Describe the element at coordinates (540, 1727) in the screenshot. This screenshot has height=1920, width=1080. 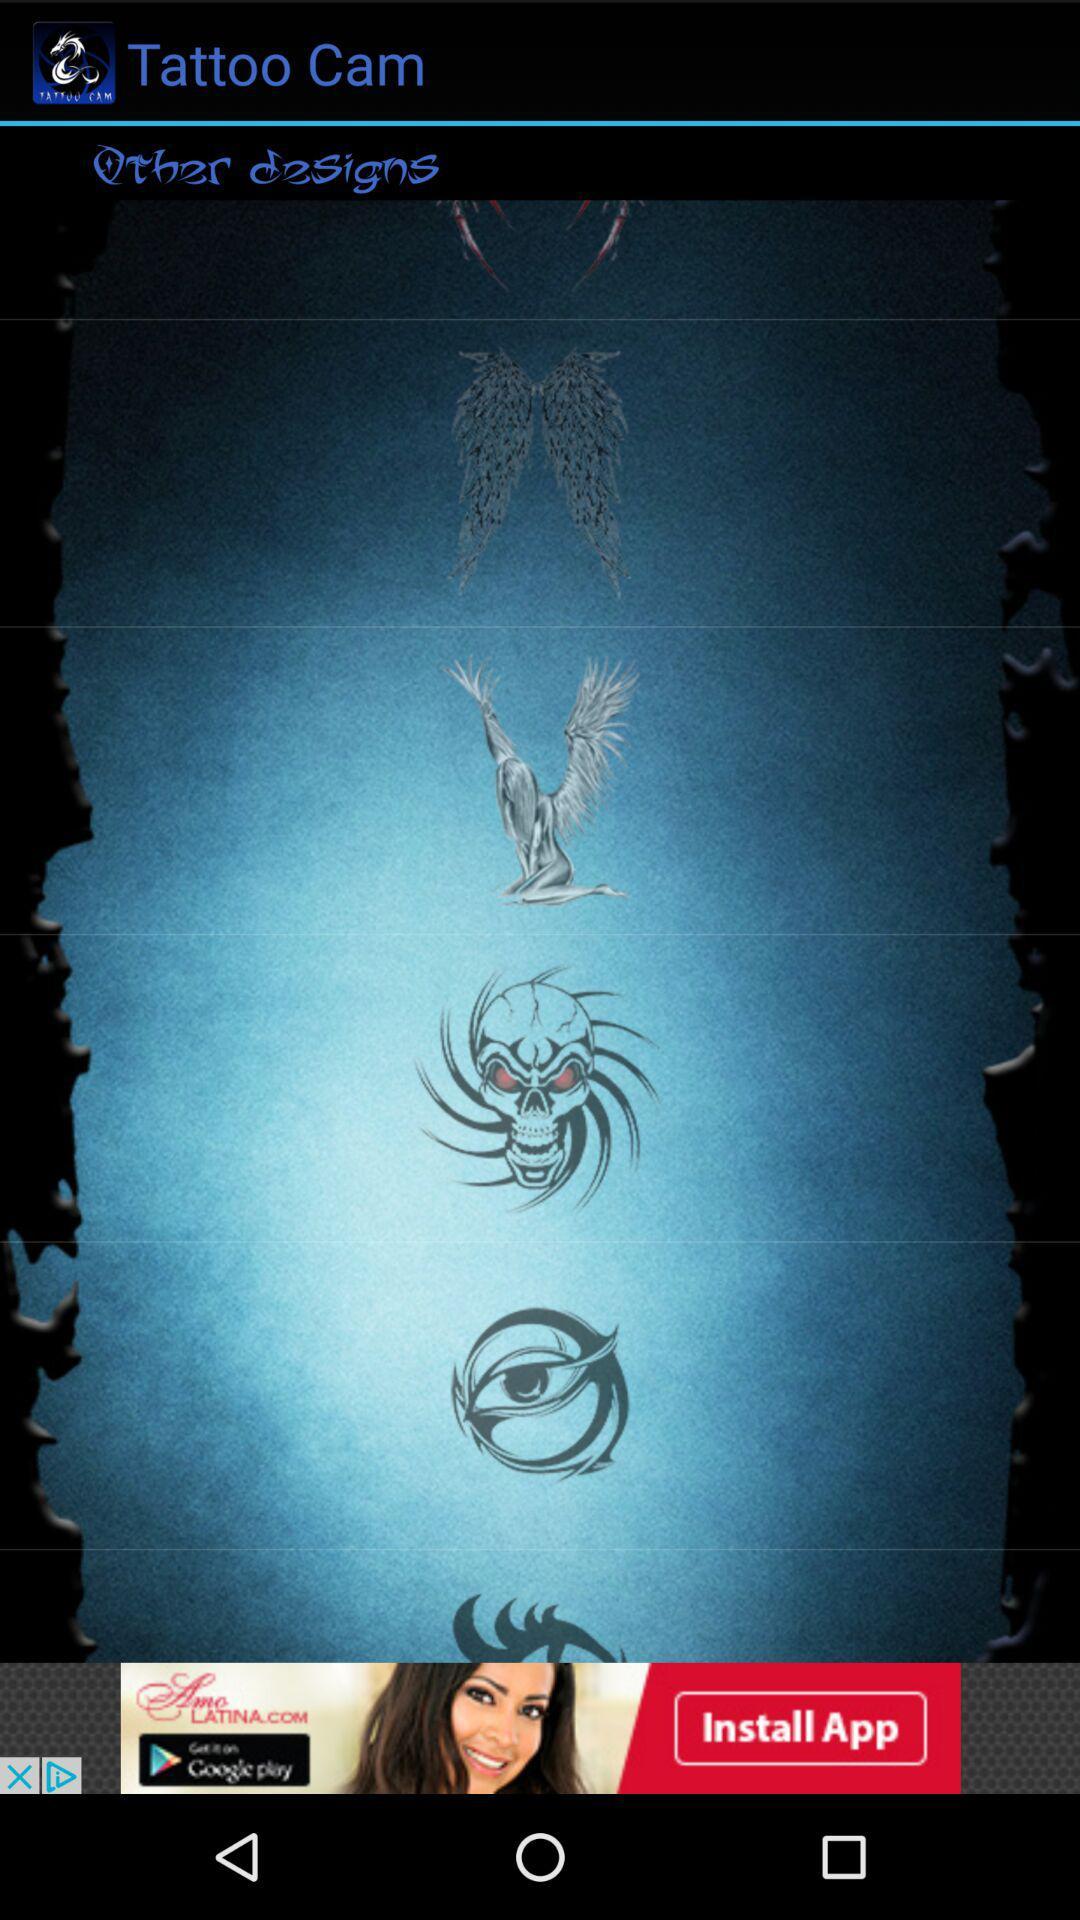
I see `click discription` at that location.